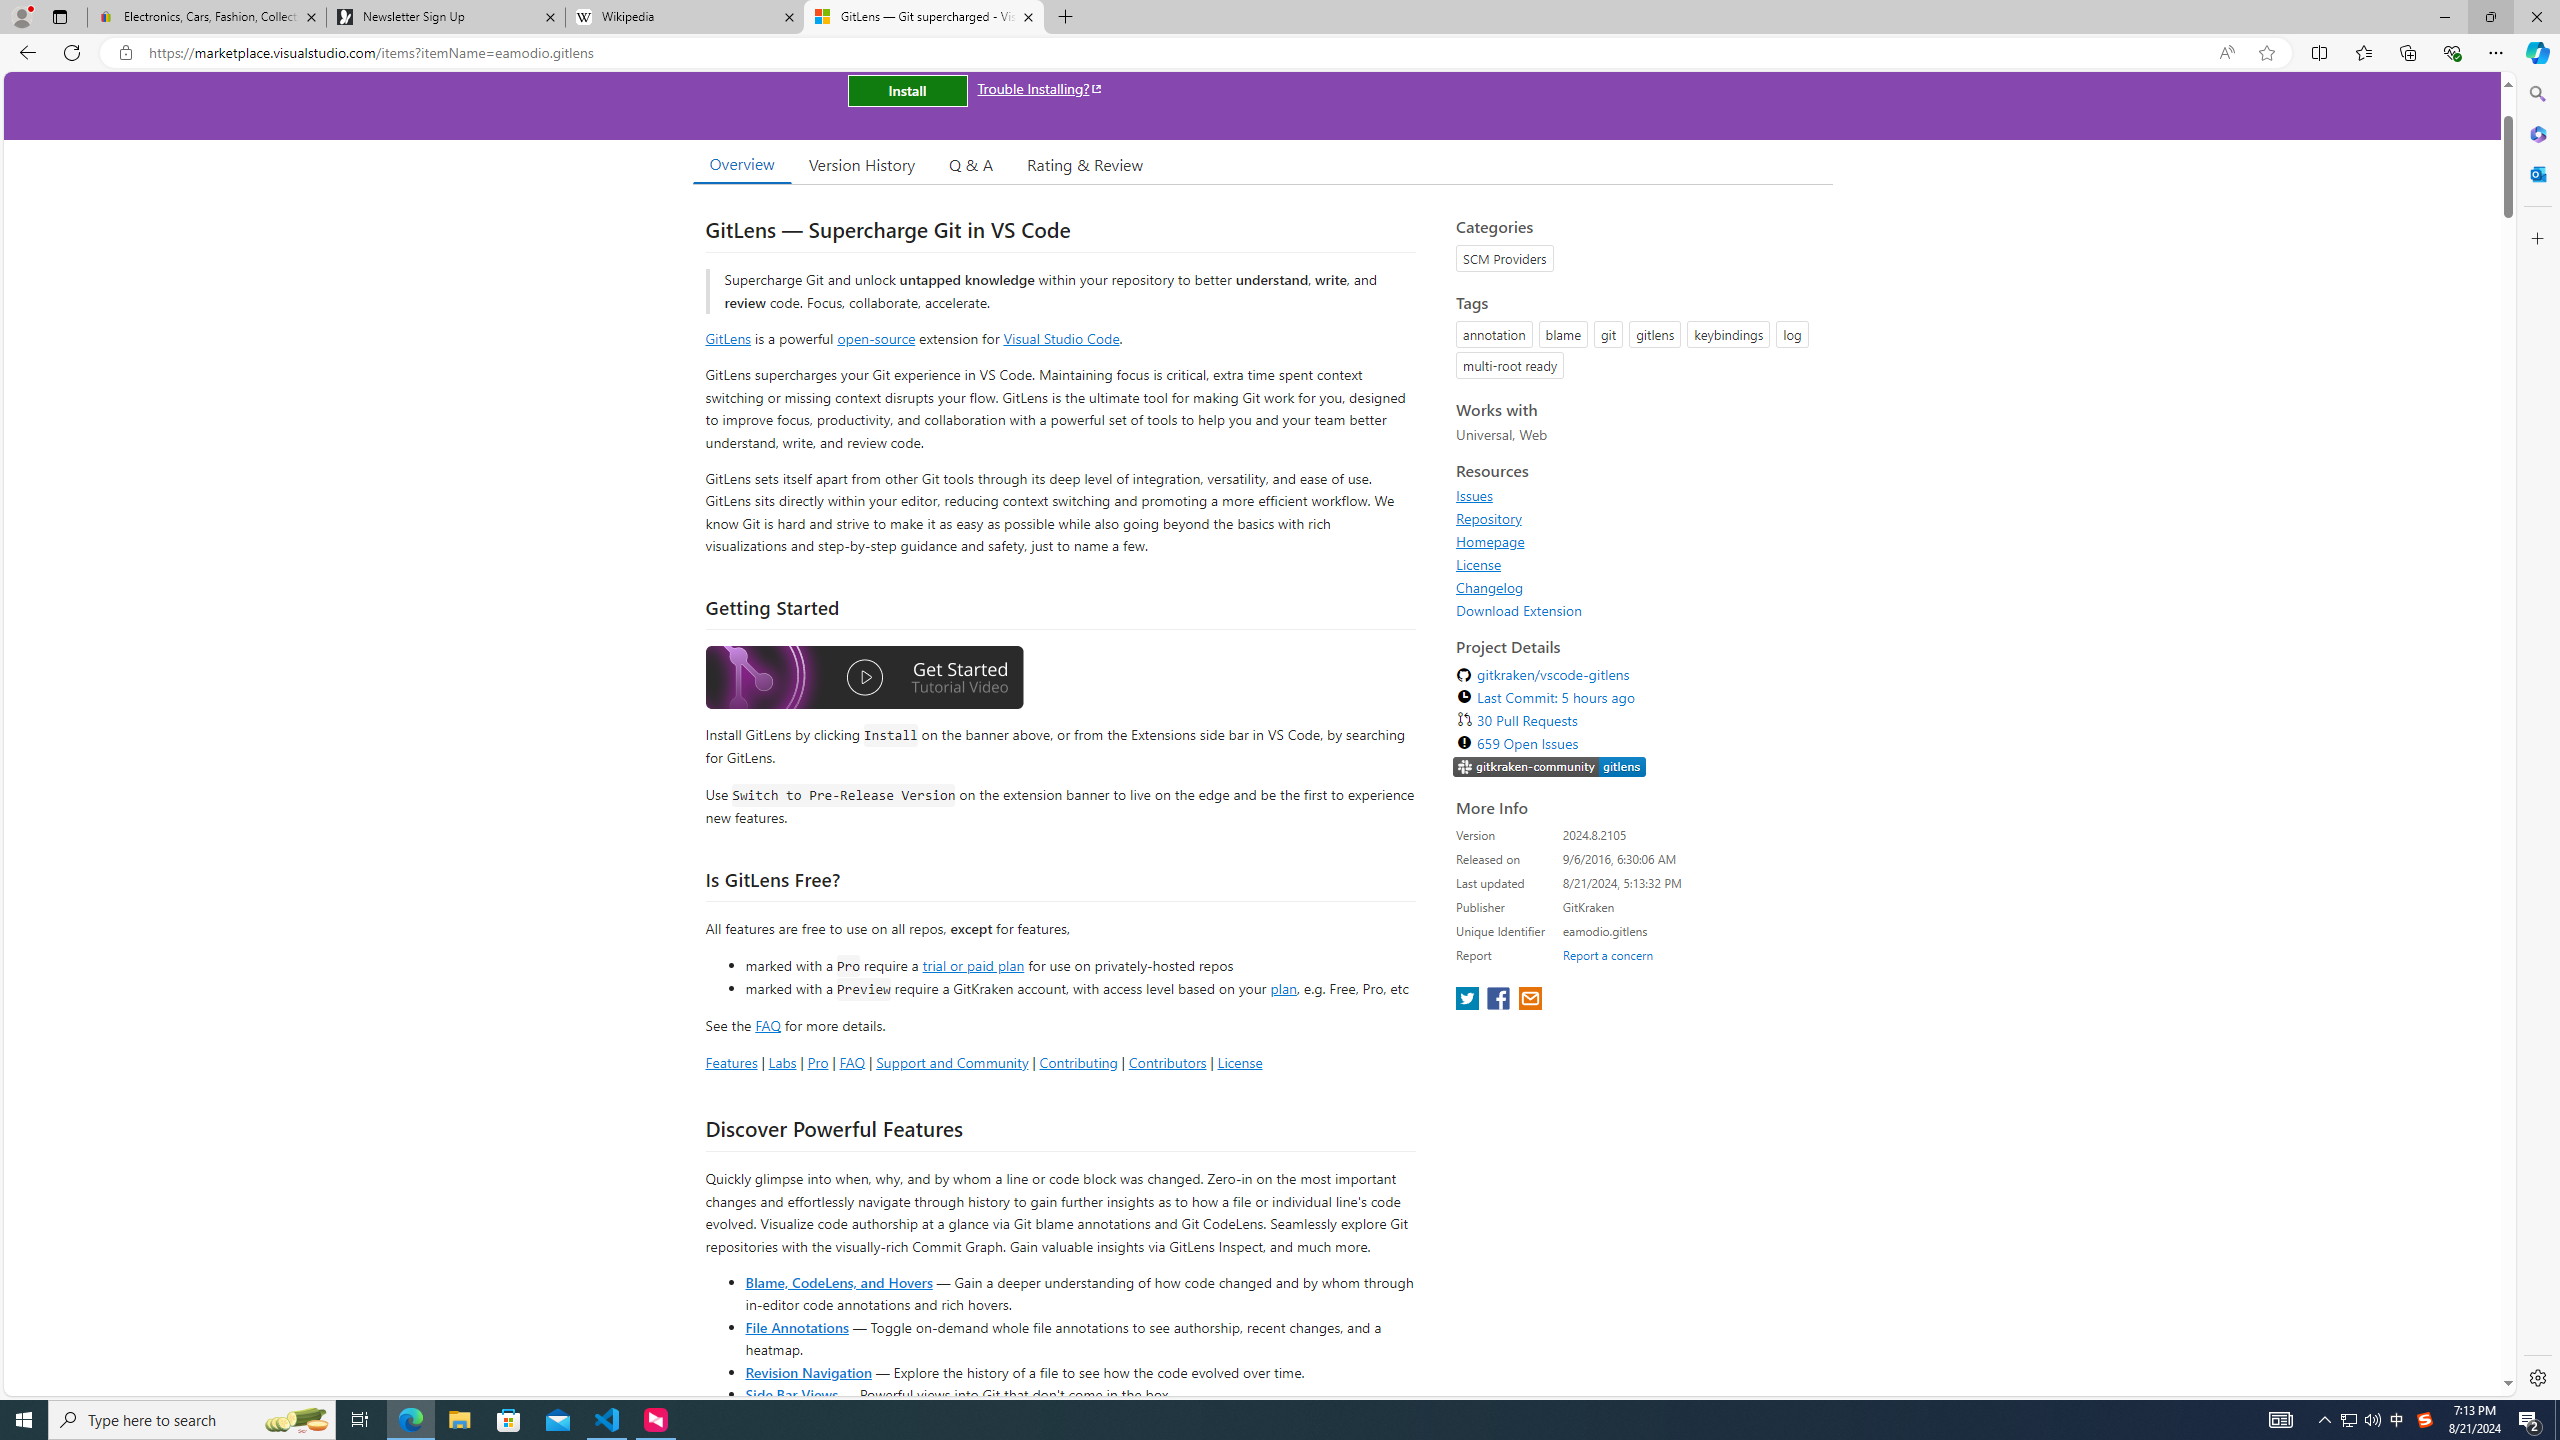 The height and width of the screenshot is (1440, 2560). What do you see at coordinates (1638, 563) in the screenshot?
I see `'License'` at bounding box center [1638, 563].